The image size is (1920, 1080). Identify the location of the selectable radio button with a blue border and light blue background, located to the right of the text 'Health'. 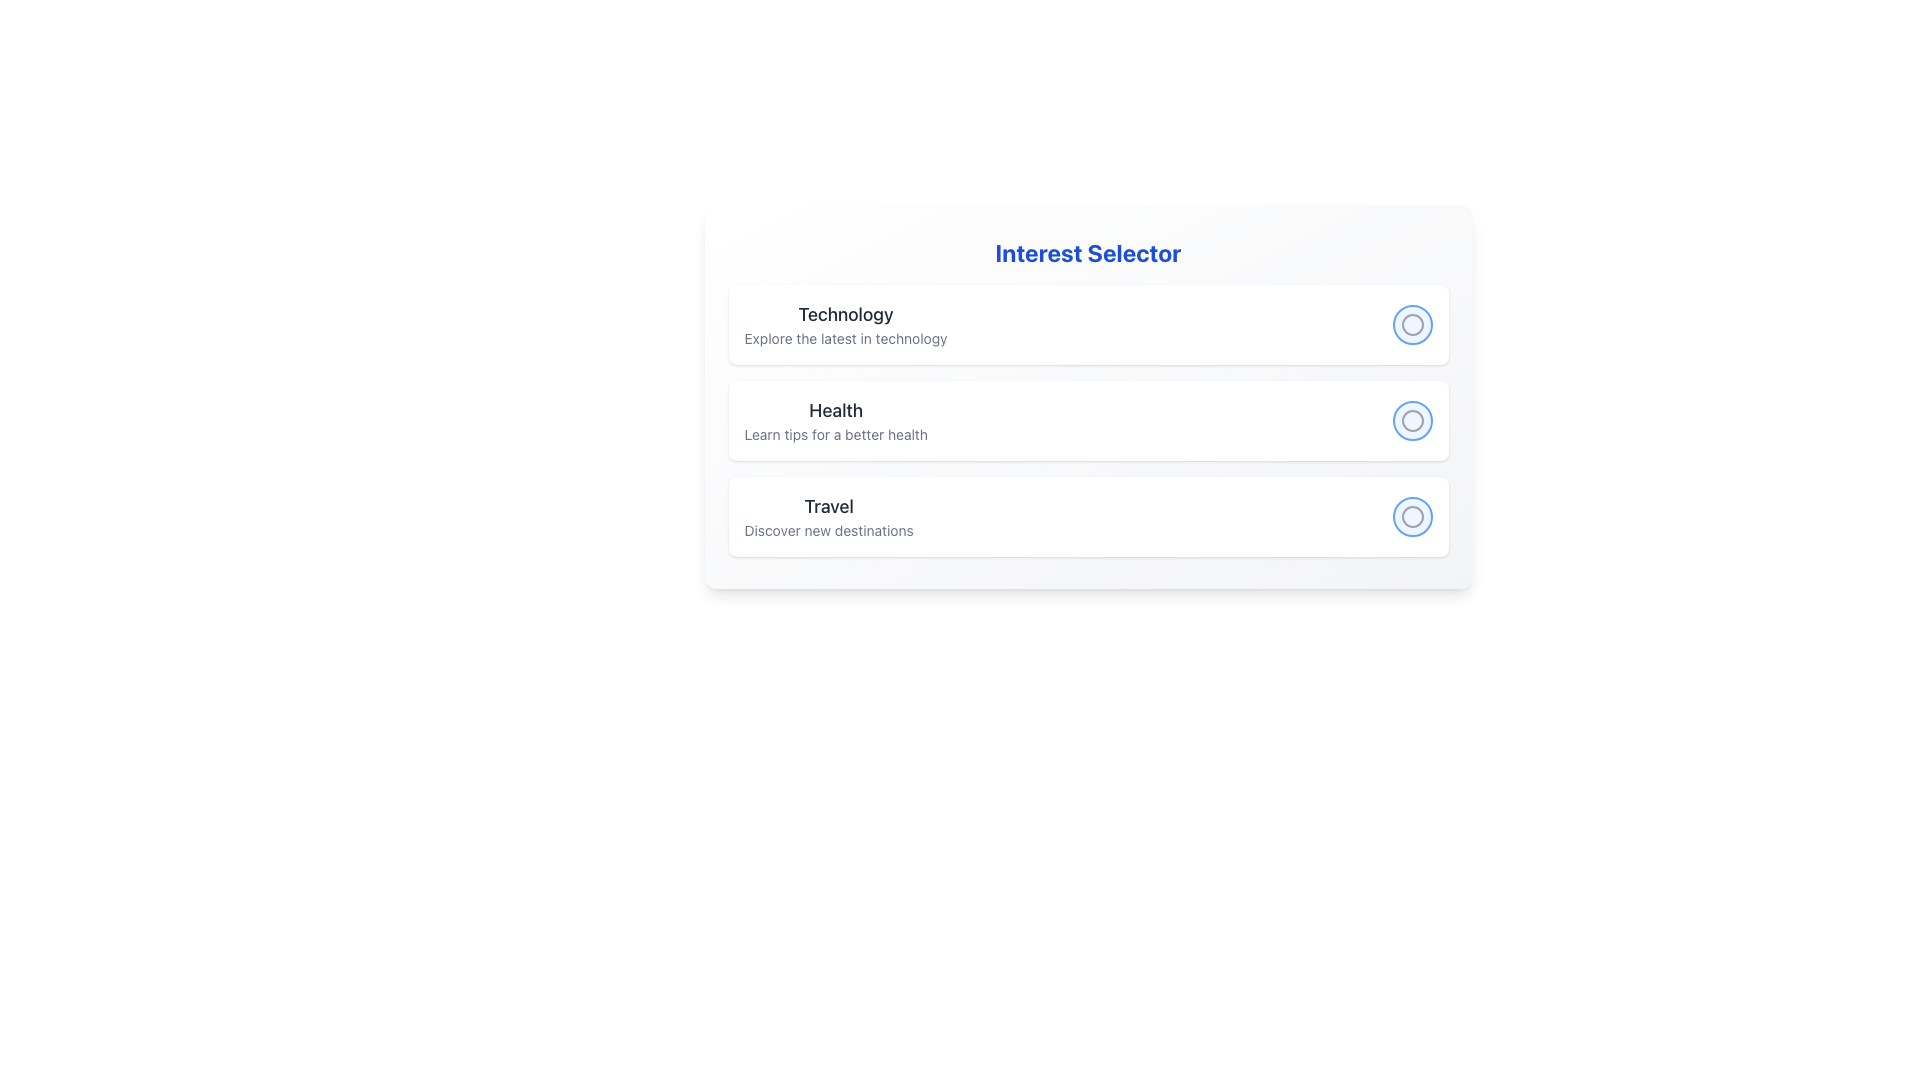
(1411, 419).